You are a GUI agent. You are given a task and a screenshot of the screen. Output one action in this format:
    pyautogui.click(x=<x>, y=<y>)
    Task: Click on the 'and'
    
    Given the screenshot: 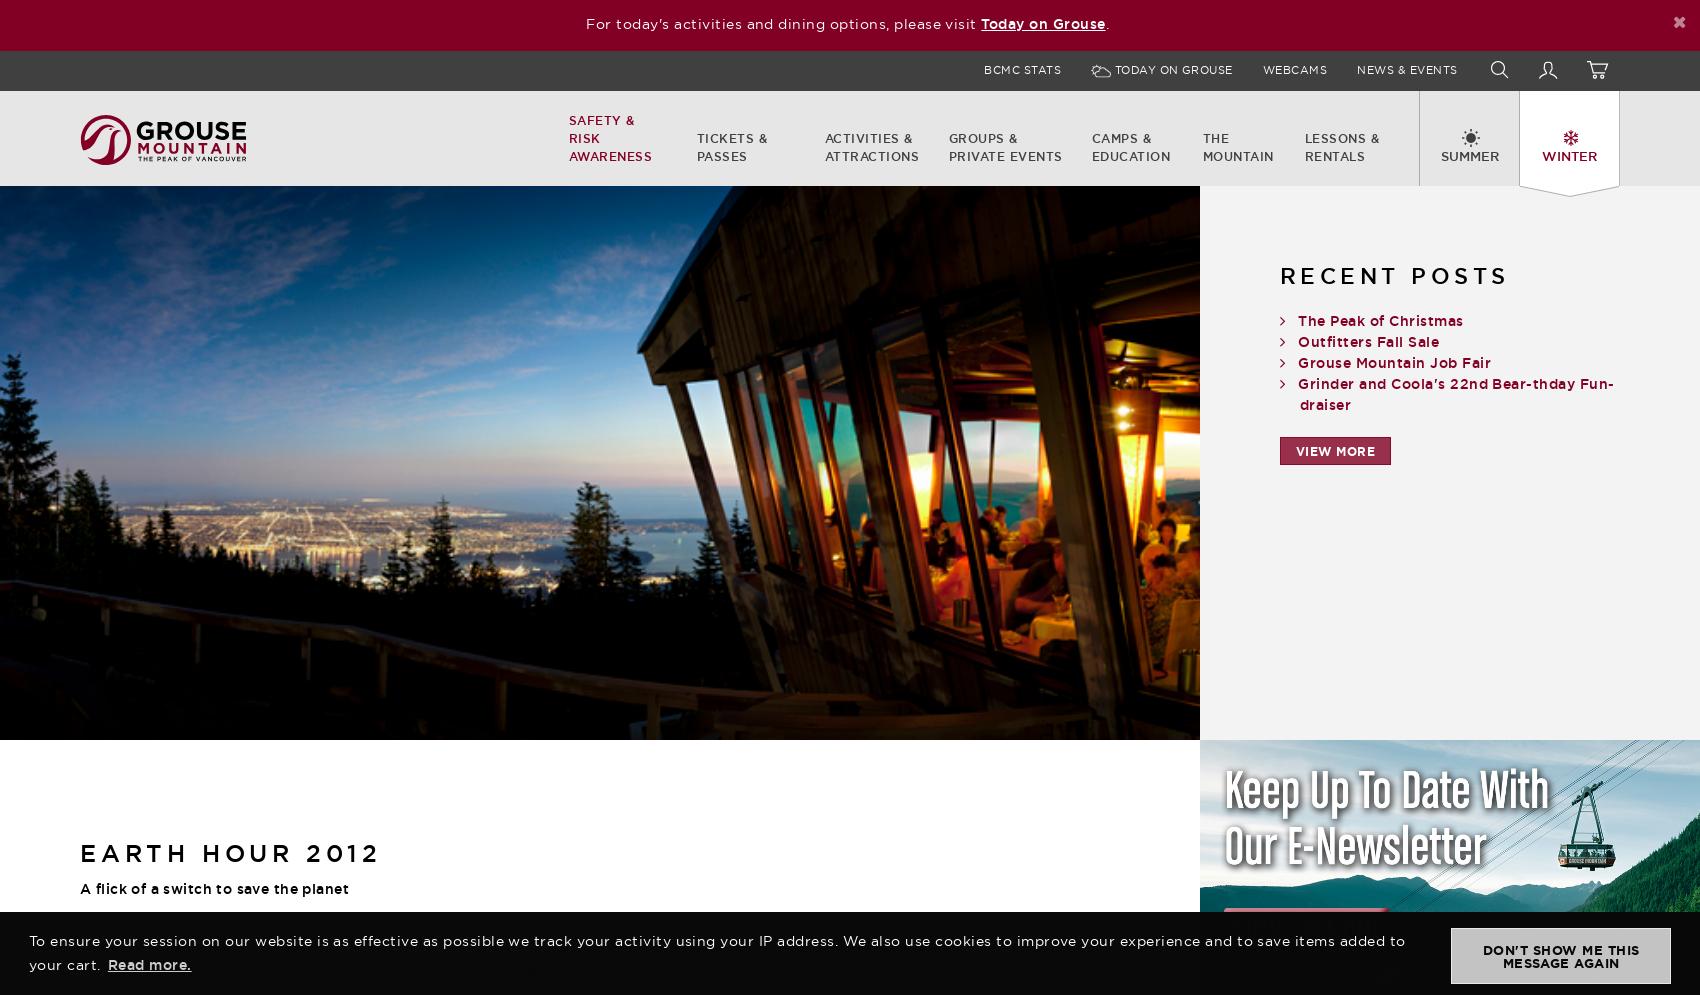 What is the action you would take?
    pyautogui.click(x=402, y=973)
    